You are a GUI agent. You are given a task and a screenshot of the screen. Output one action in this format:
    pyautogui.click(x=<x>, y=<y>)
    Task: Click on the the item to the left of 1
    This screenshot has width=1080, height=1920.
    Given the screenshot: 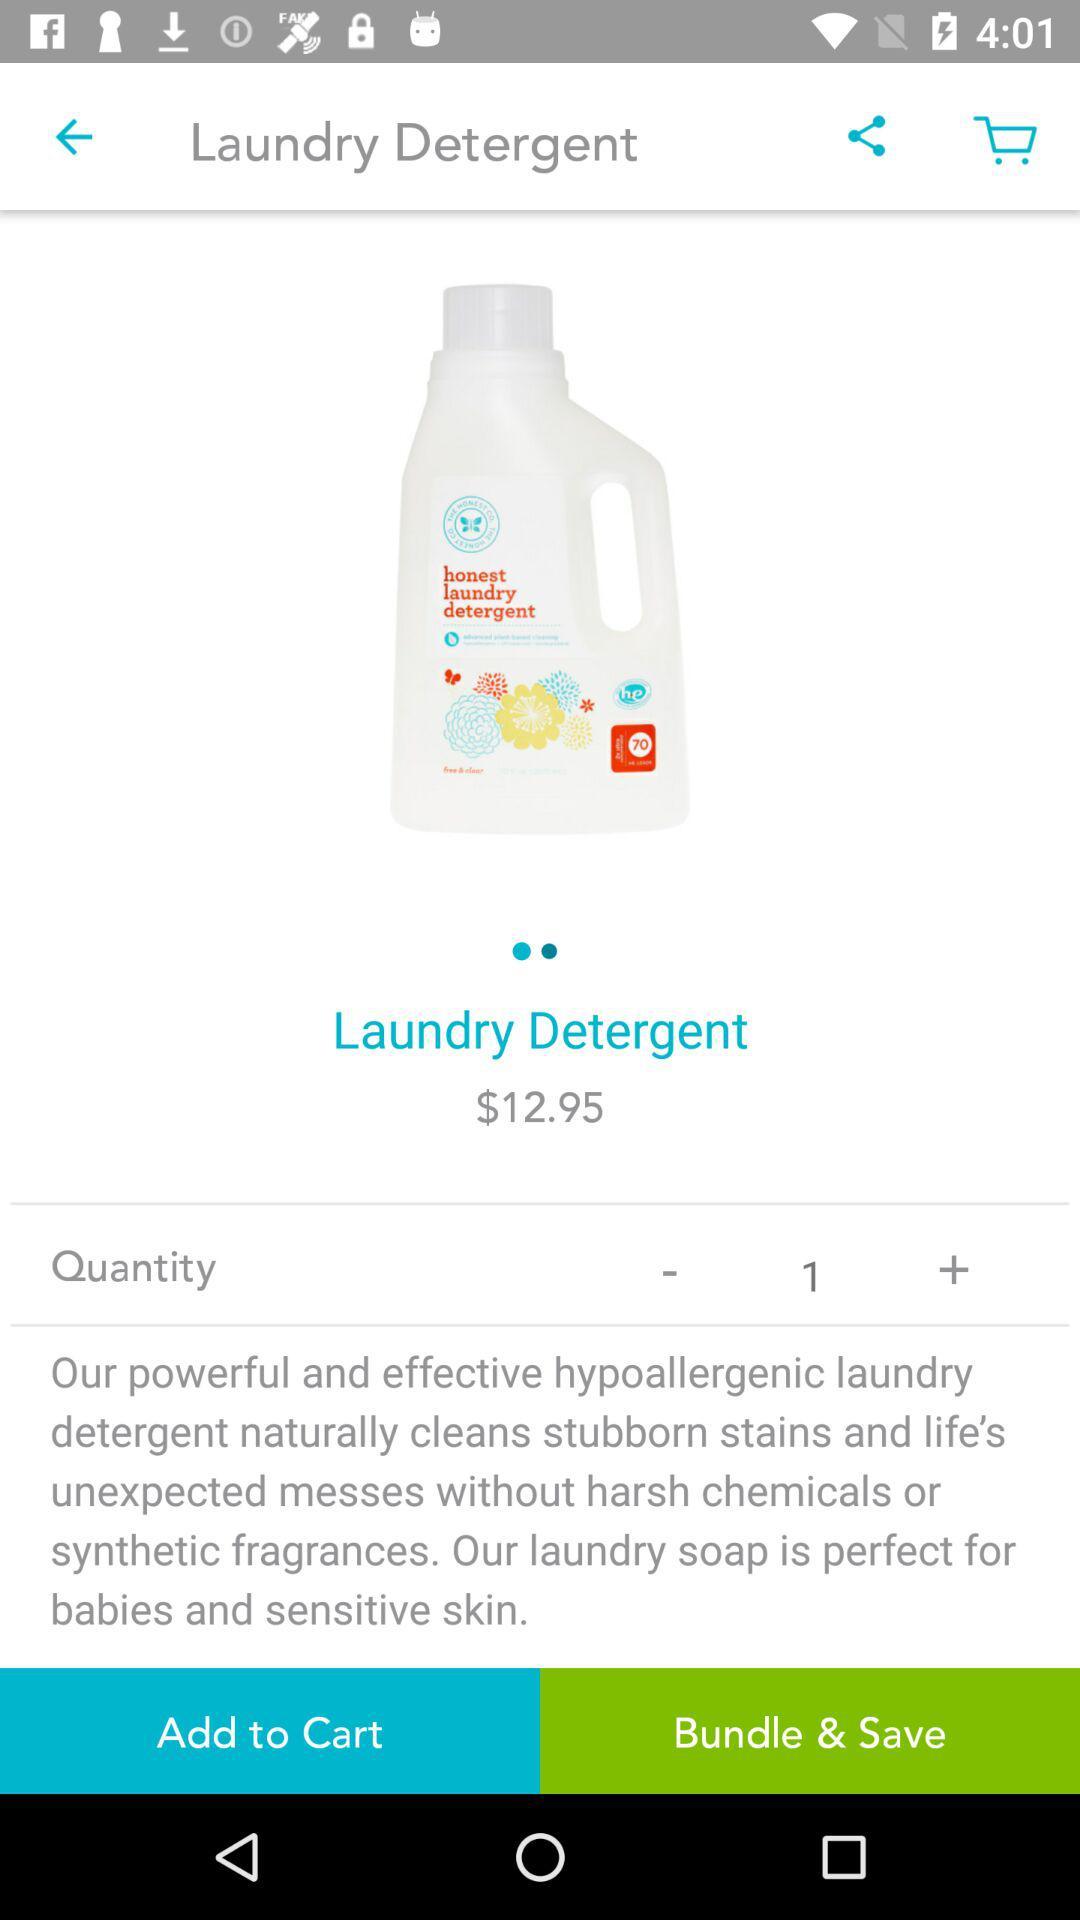 What is the action you would take?
    pyautogui.click(x=669, y=1263)
    